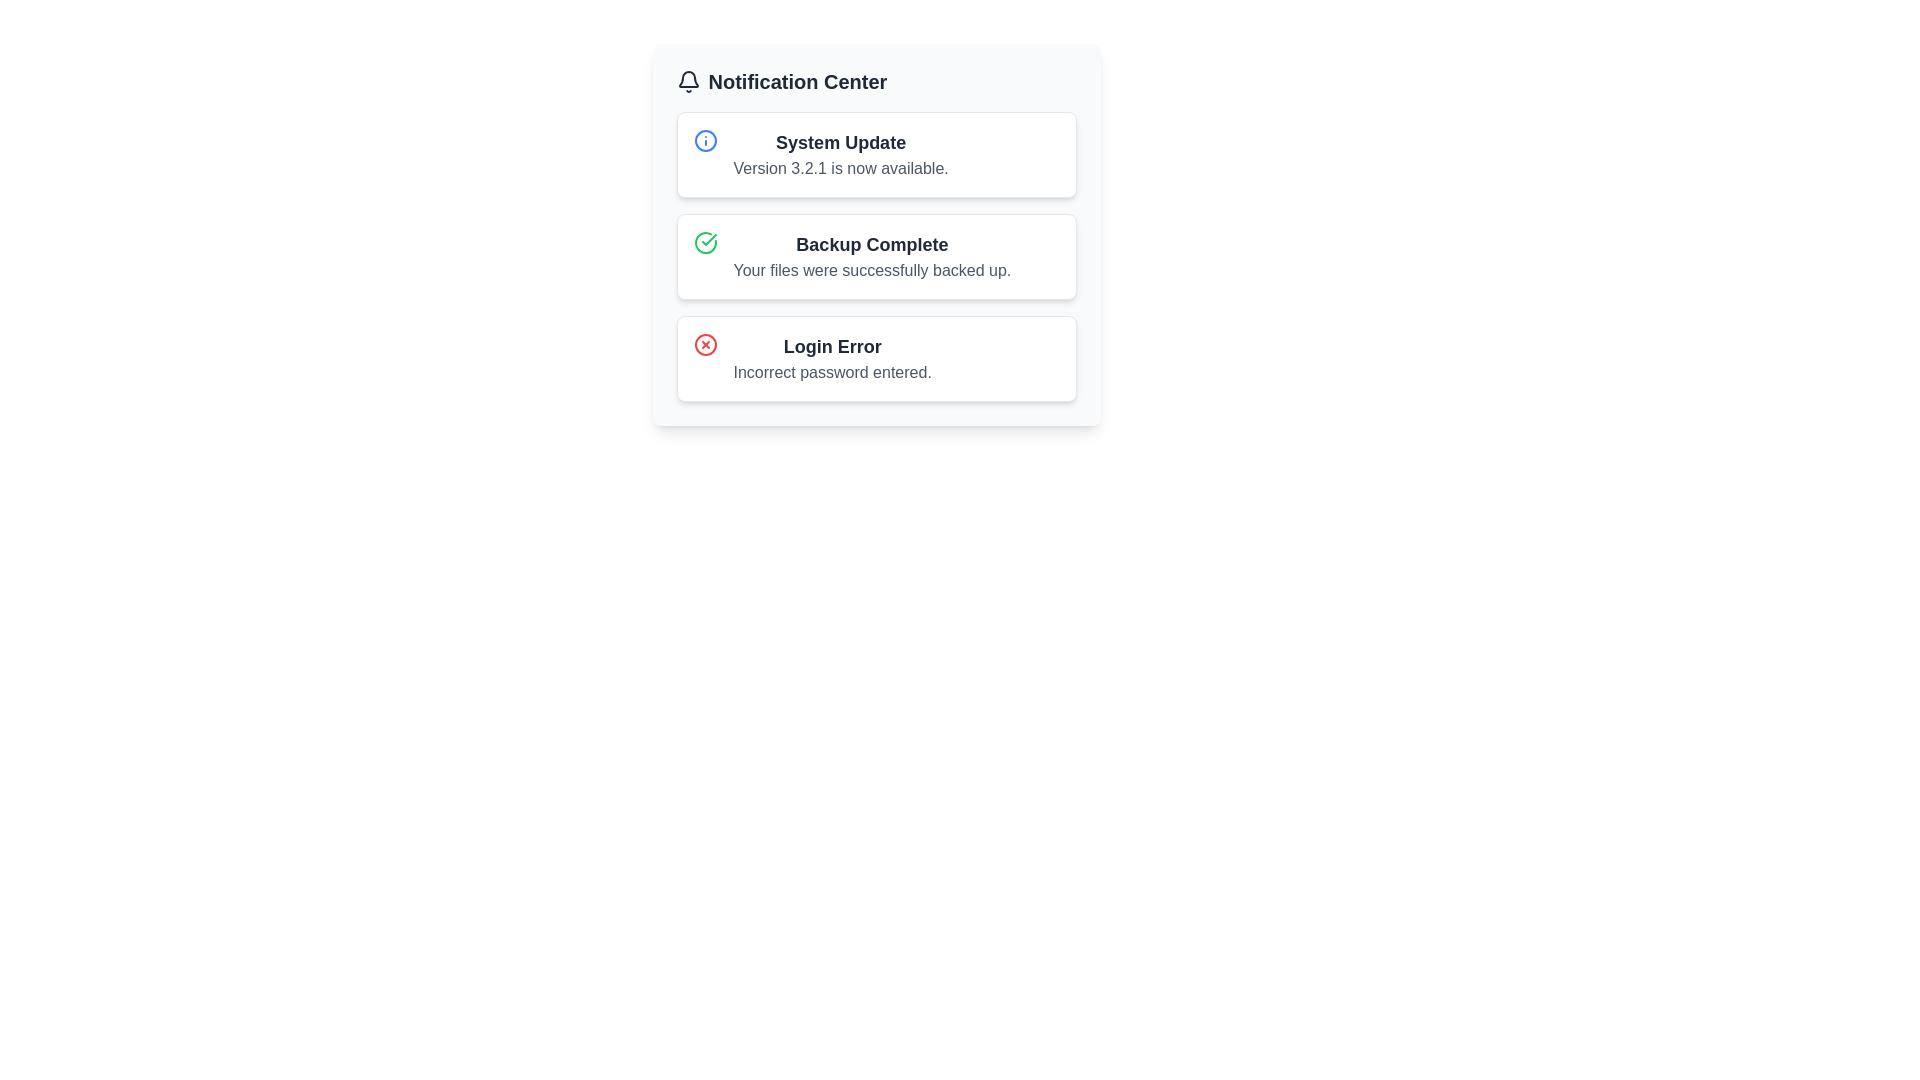 The image size is (1920, 1080). I want to click on the text element providing additional details regarding the 'System Update' notification, located directly below the 'System Update' title in the notification panel, so click(841, 168).